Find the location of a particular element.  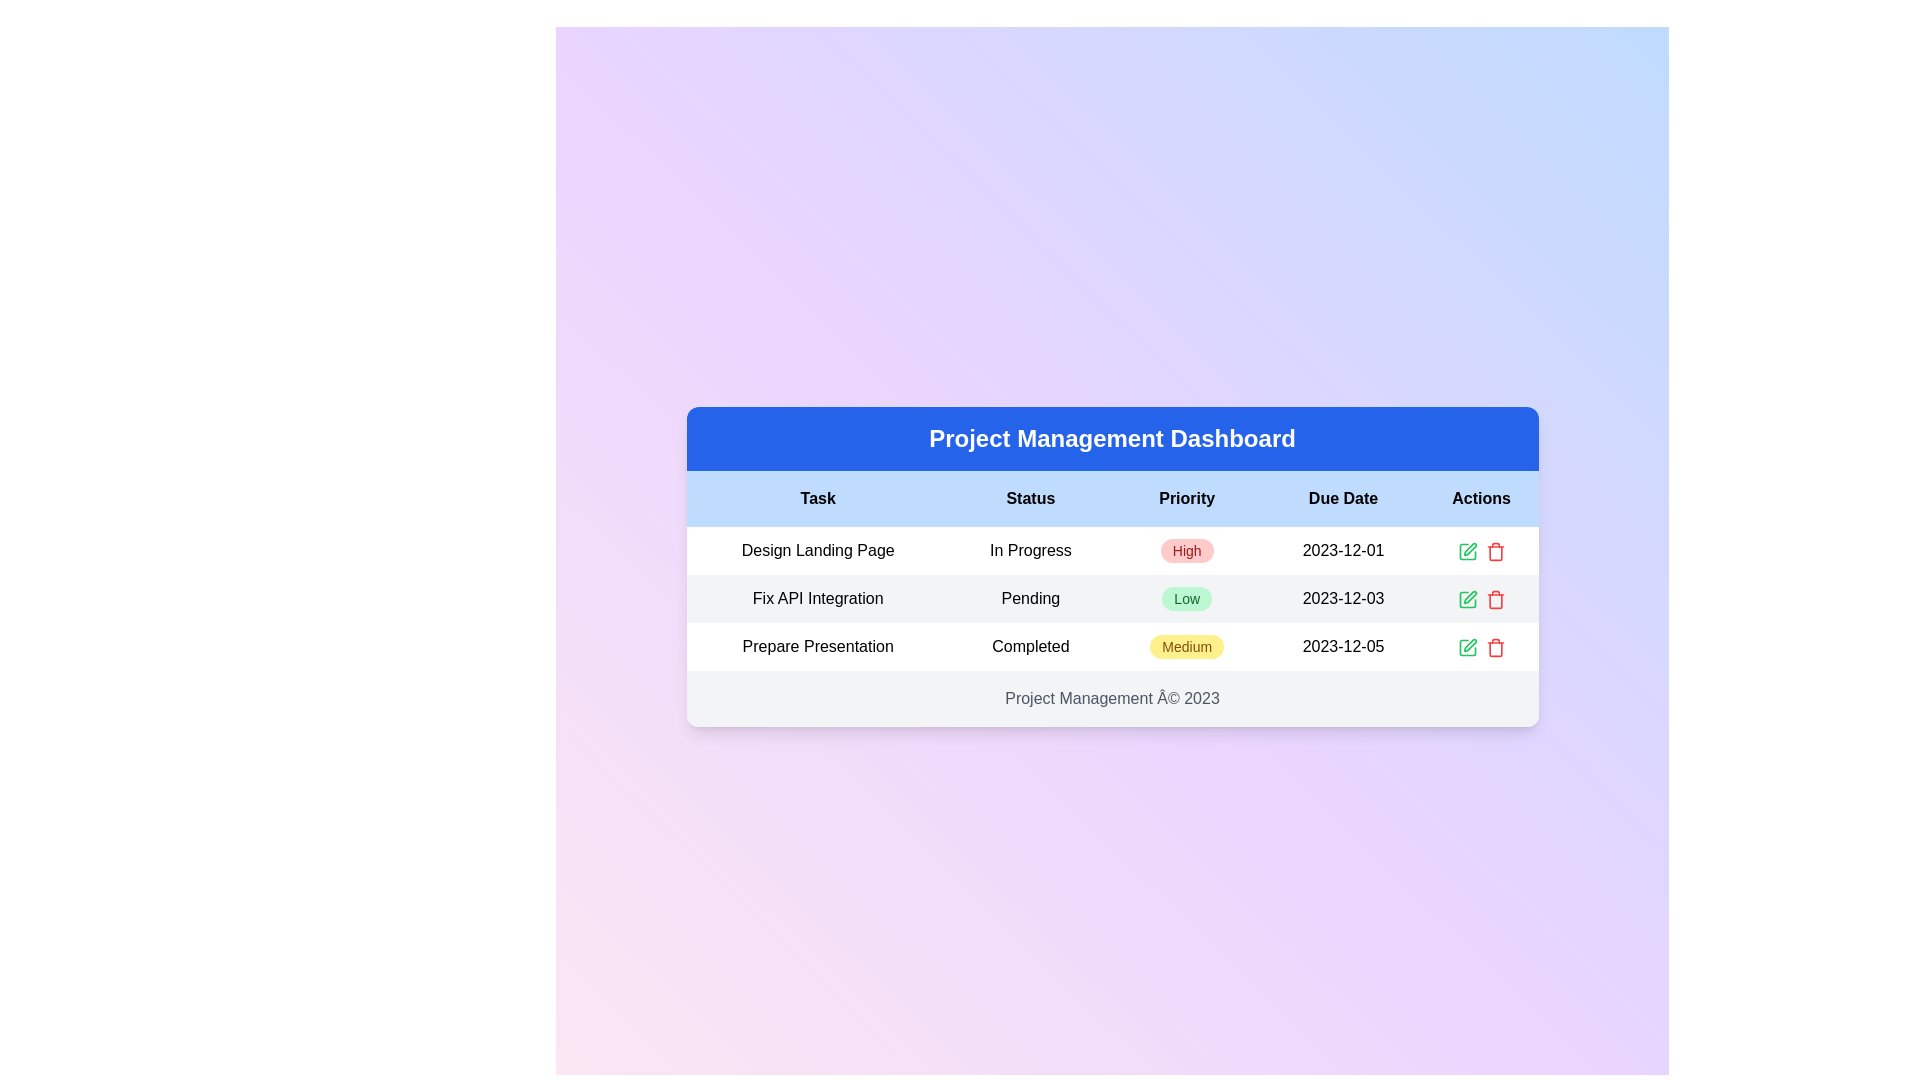

text displayed in the footer label that says 'Project Management Â© 2023' with a gray background and centered text alignment is located at coordinates (1111, 697).